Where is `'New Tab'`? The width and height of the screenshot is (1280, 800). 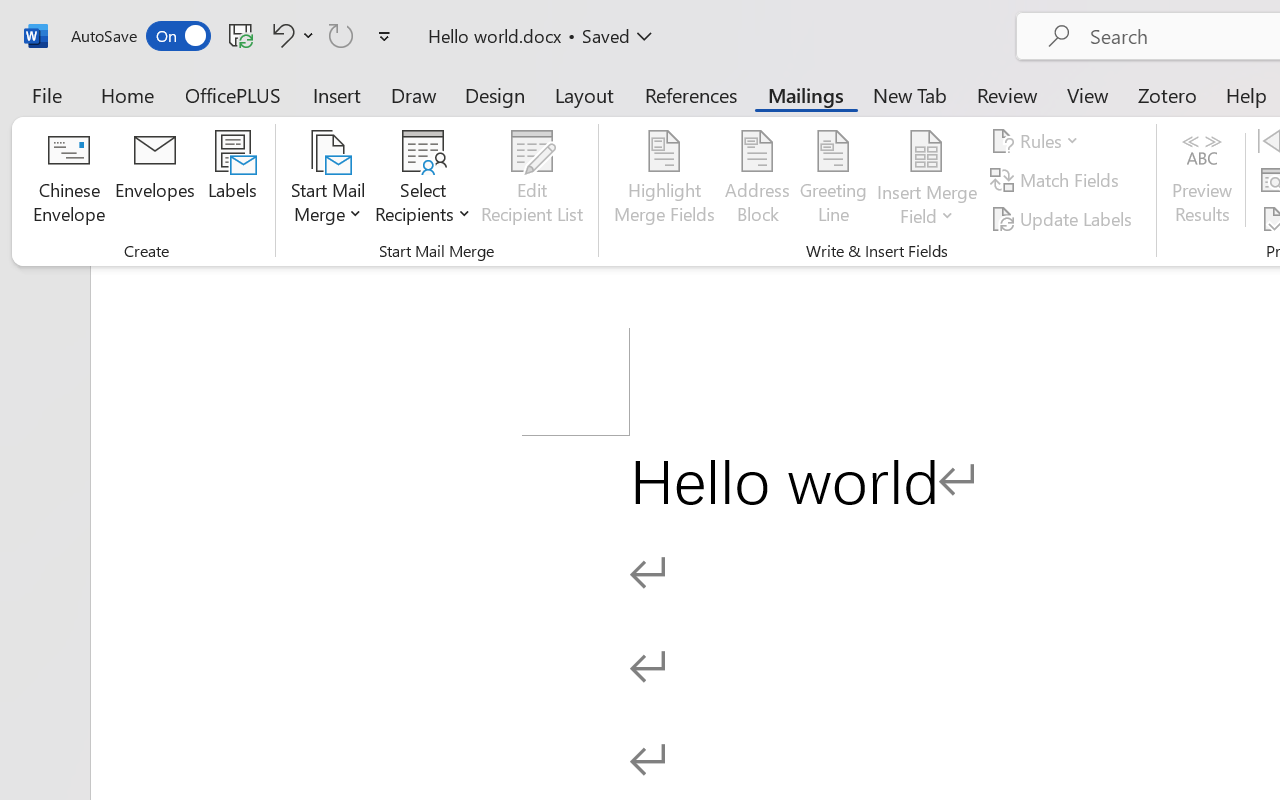 'New Tab' is located at coordinates (909, 94).